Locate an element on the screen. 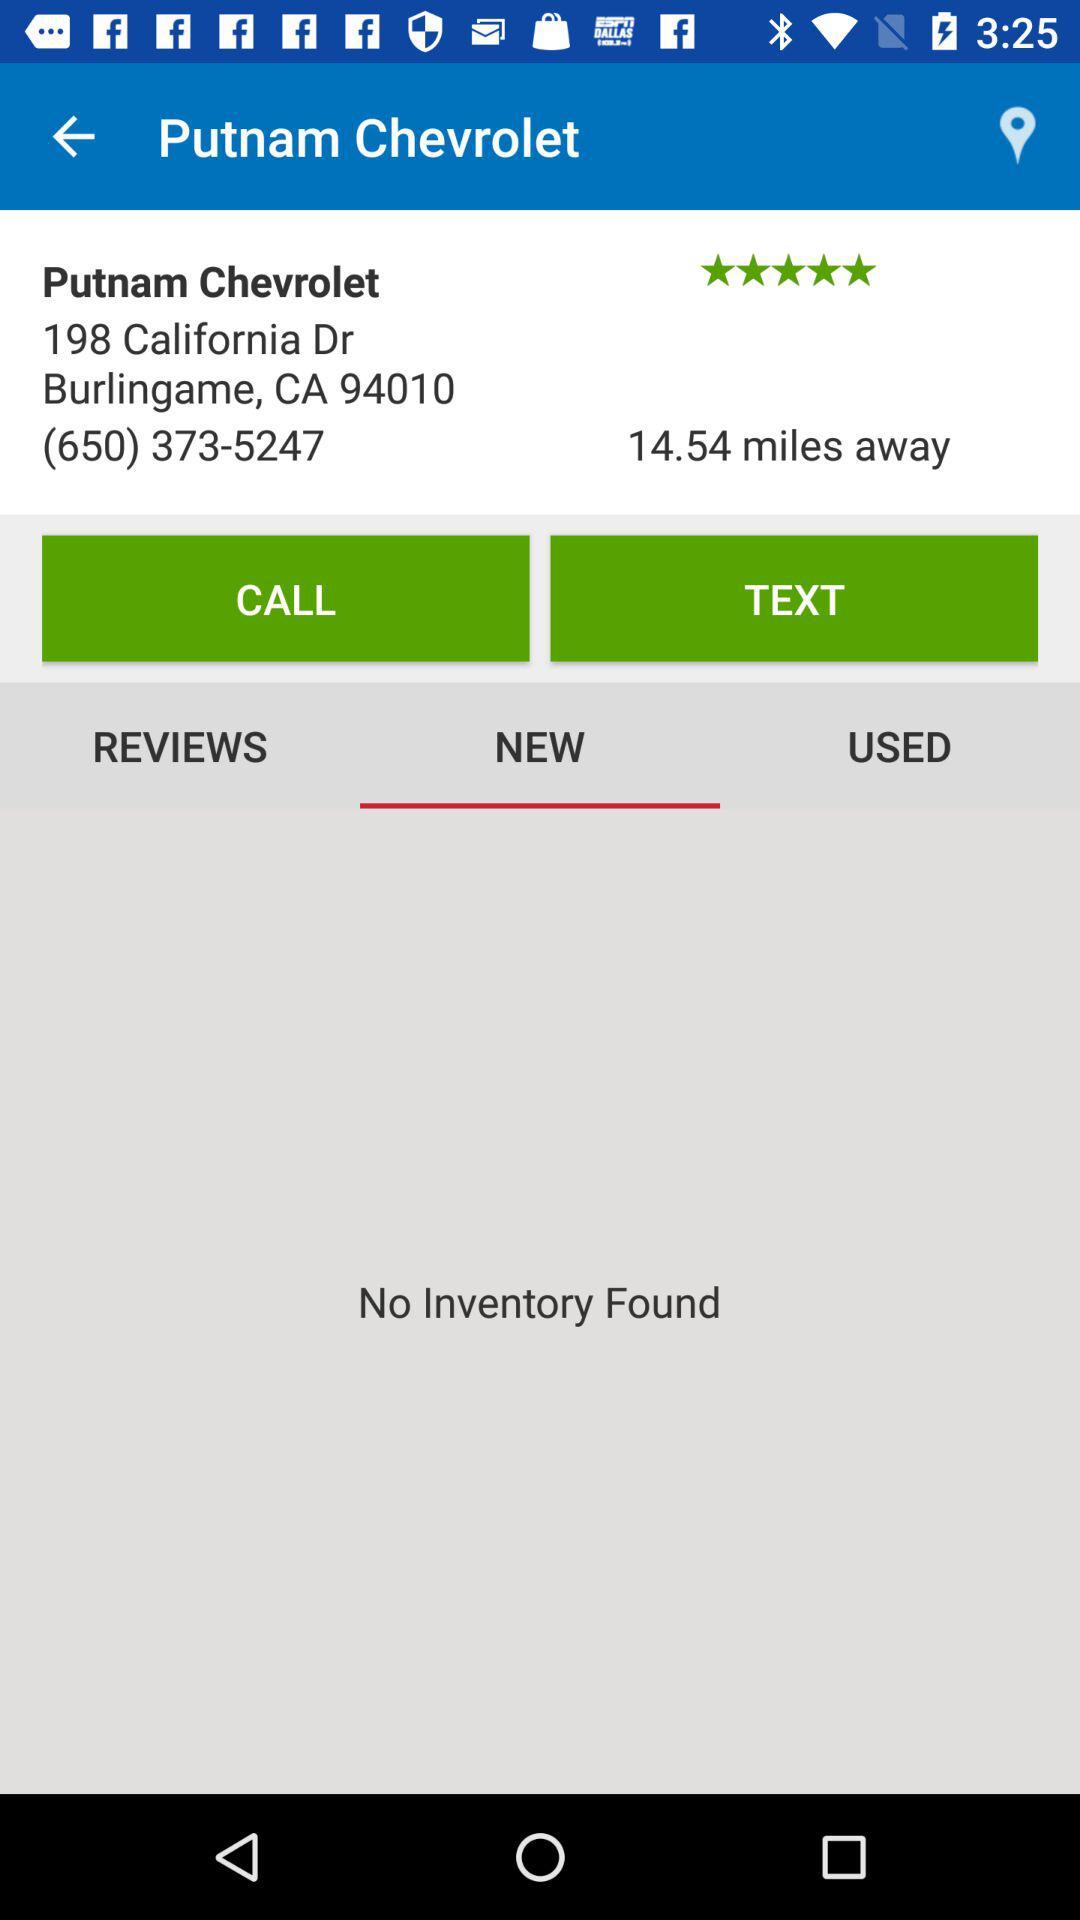  the text is located at coordinates (793, 597).